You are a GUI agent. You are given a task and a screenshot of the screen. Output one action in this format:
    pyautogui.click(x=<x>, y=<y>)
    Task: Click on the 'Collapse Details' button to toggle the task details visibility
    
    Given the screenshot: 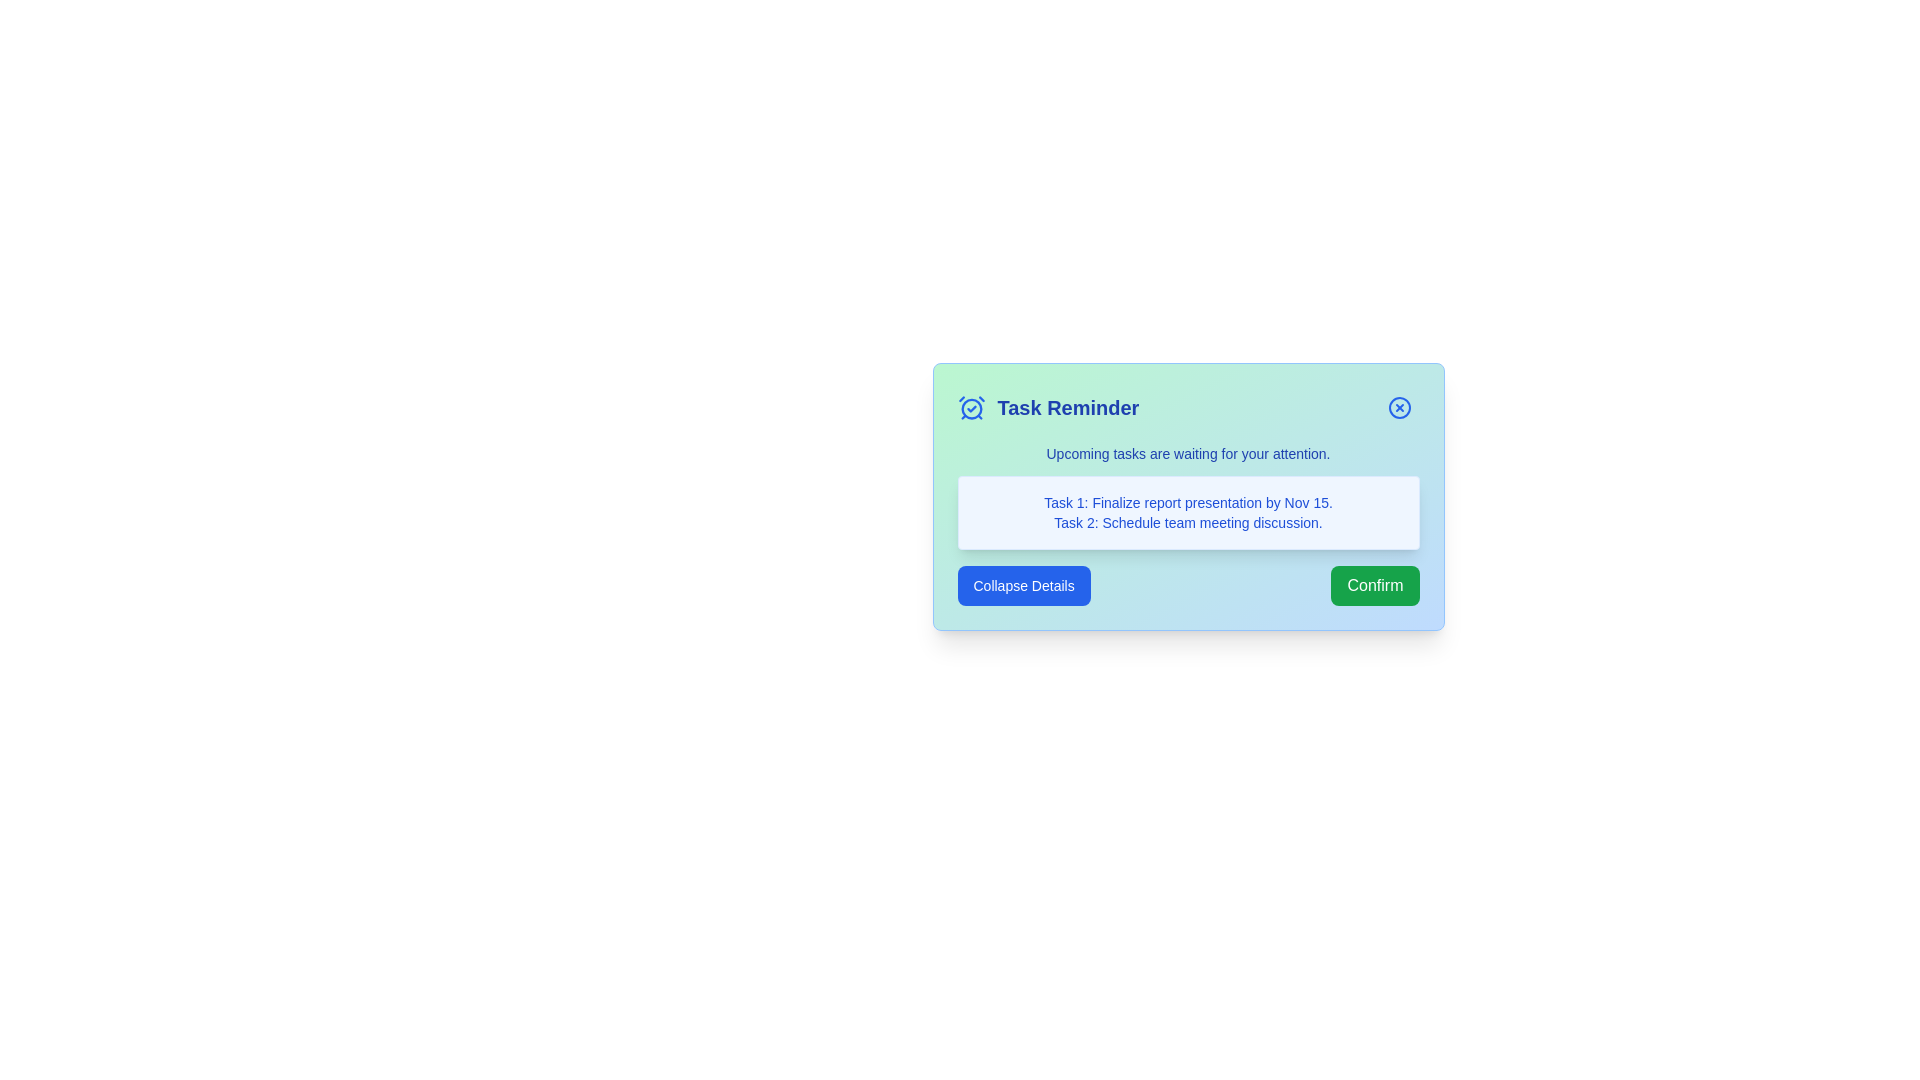 What is the action you would take?
    pyautogui.click(x=1023, y=585)
    